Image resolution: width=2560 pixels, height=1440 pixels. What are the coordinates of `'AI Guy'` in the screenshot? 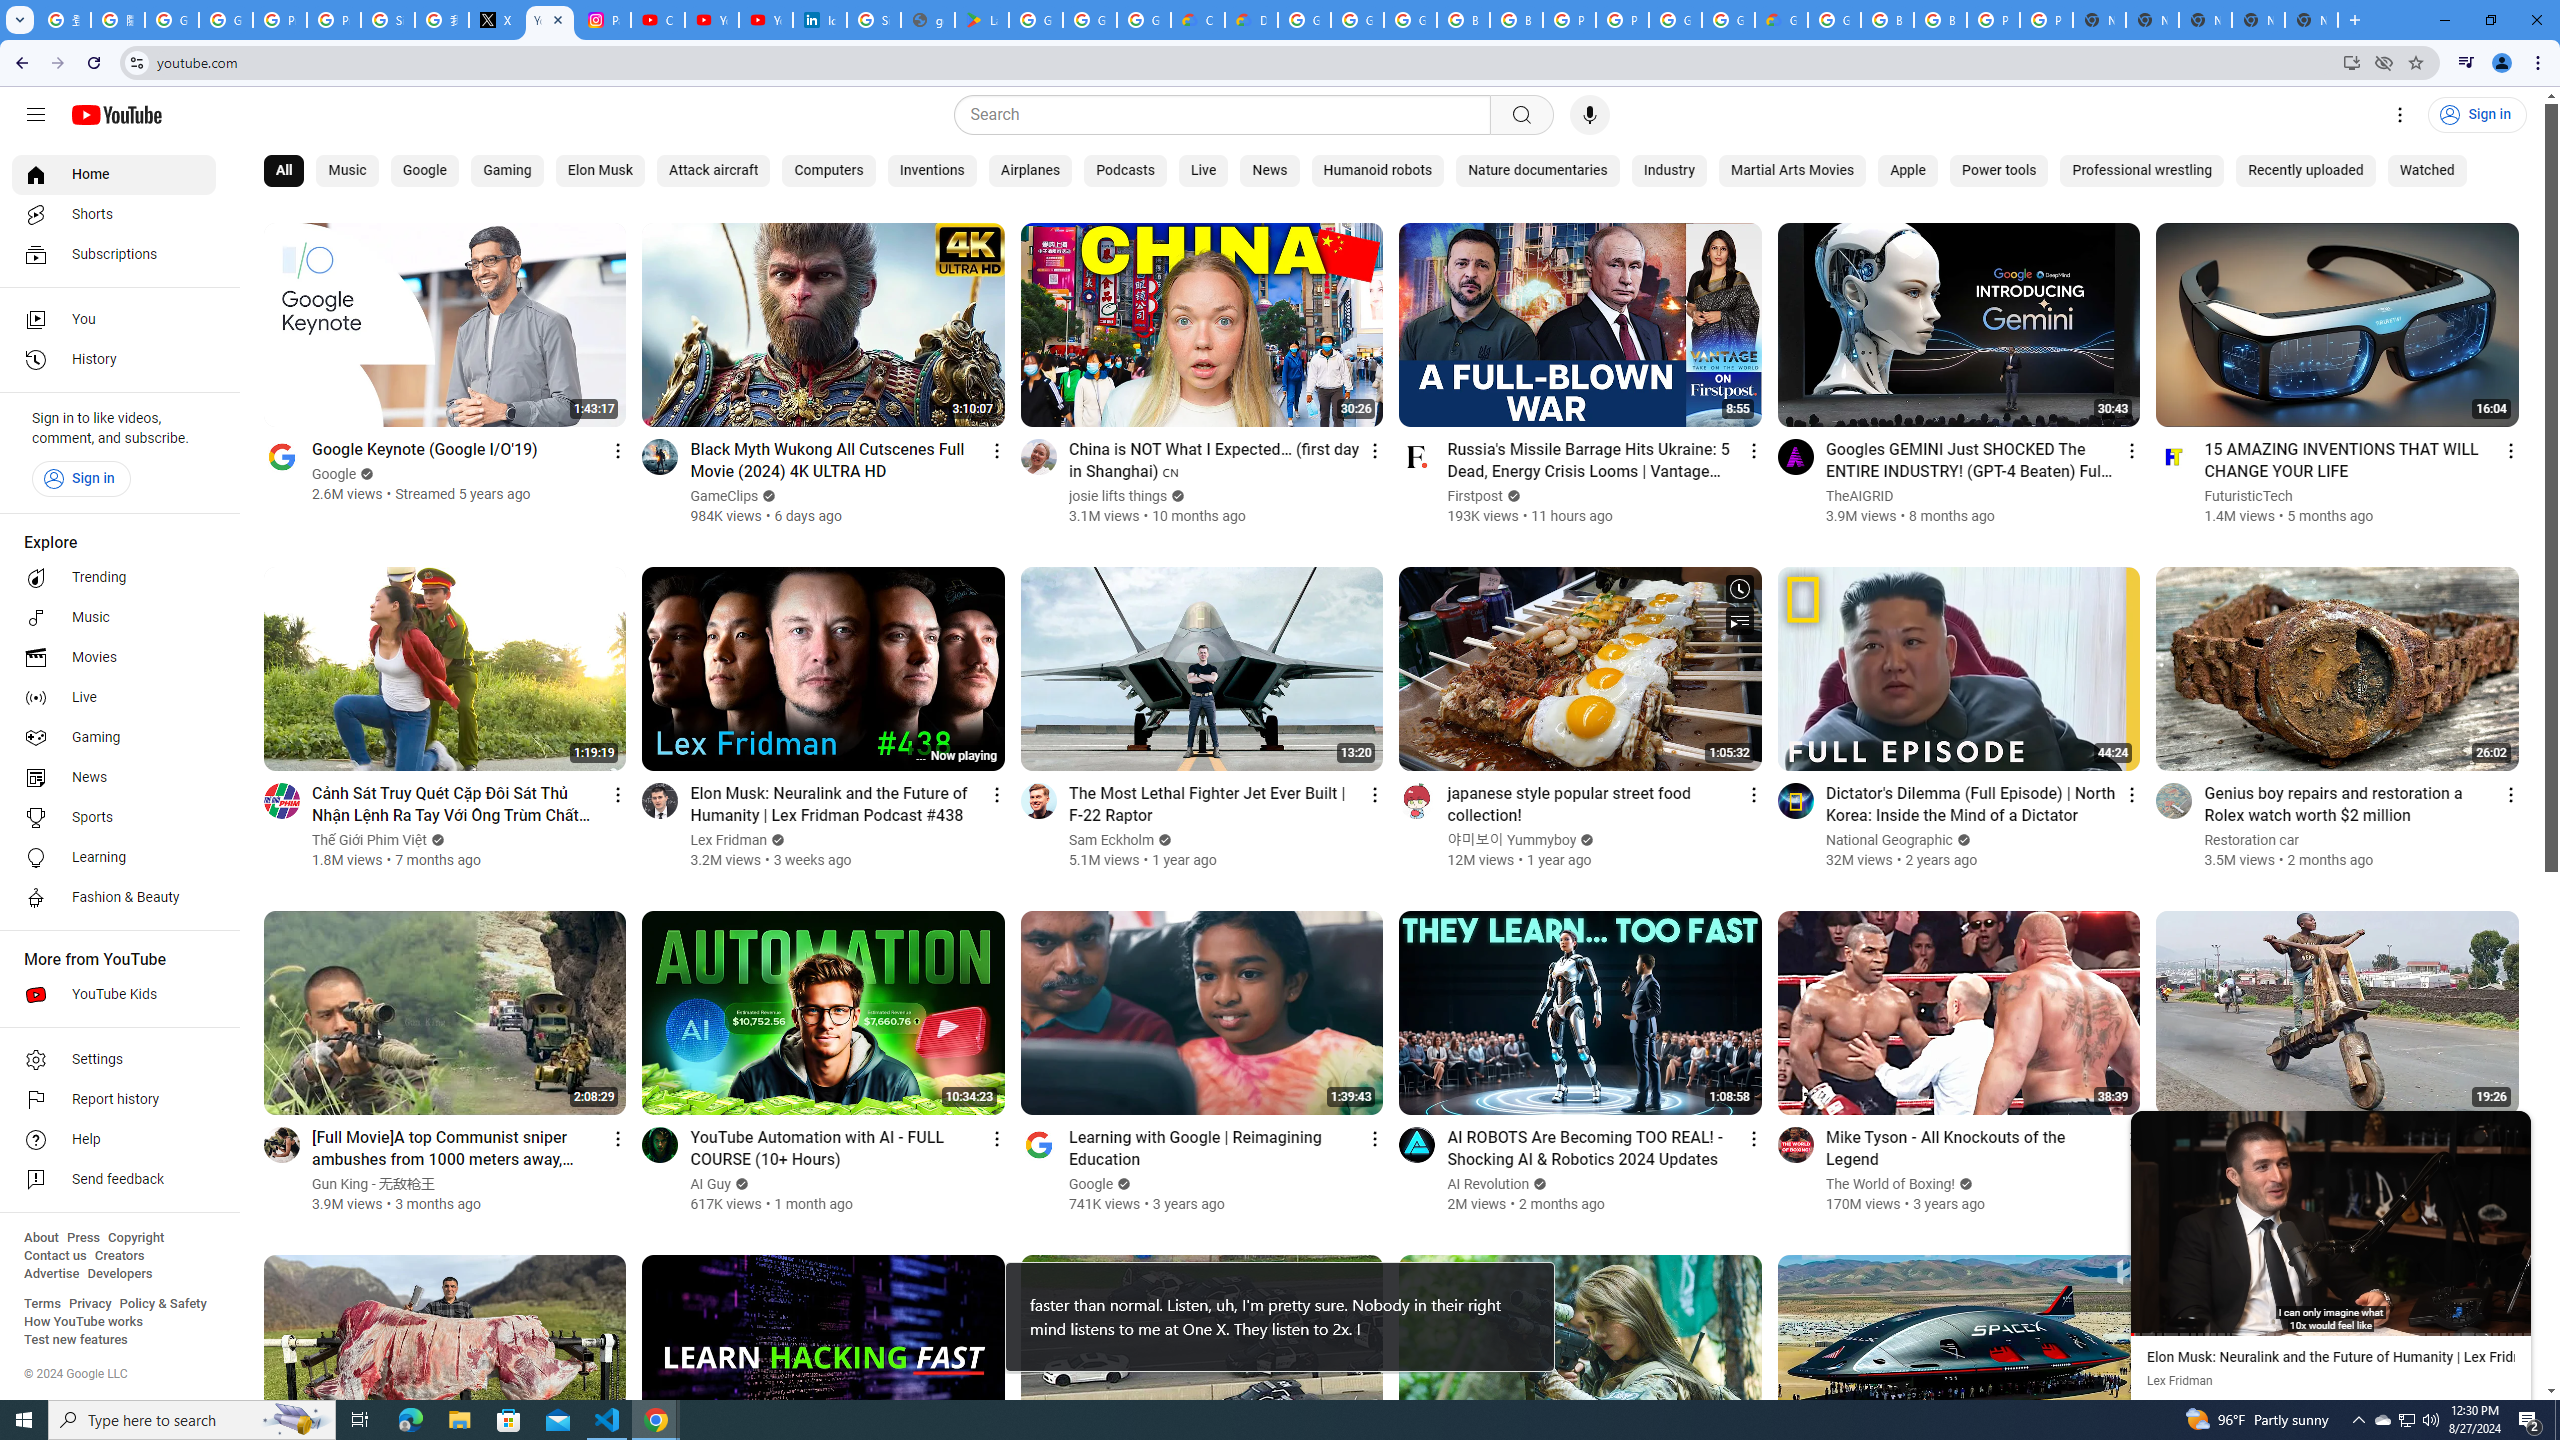 It's located at (710, 1183).